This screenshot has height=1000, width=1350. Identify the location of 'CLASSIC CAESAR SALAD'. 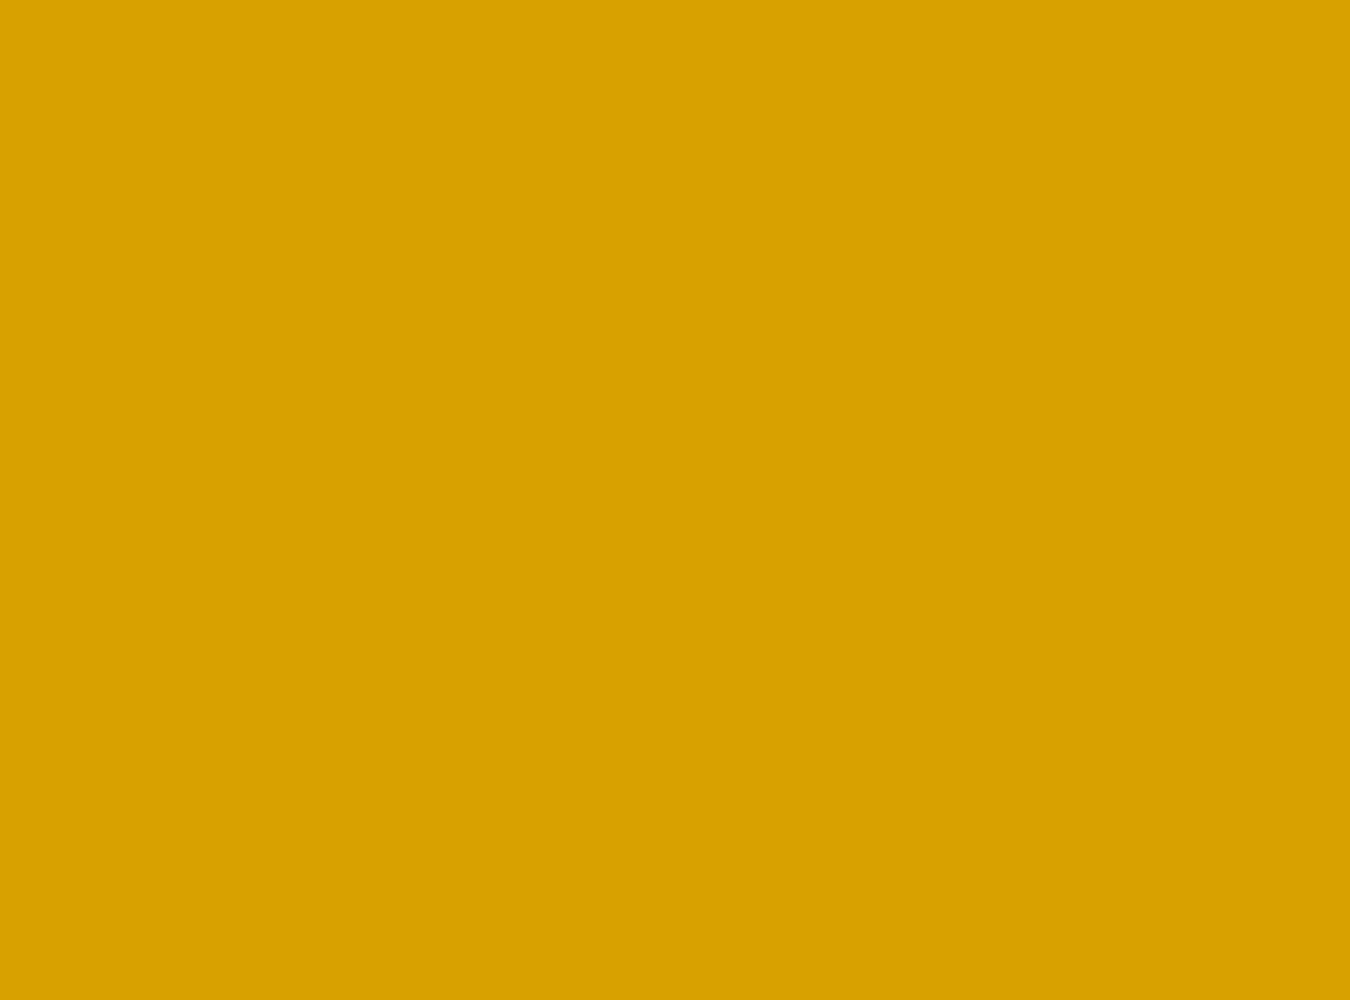
(325, 401).